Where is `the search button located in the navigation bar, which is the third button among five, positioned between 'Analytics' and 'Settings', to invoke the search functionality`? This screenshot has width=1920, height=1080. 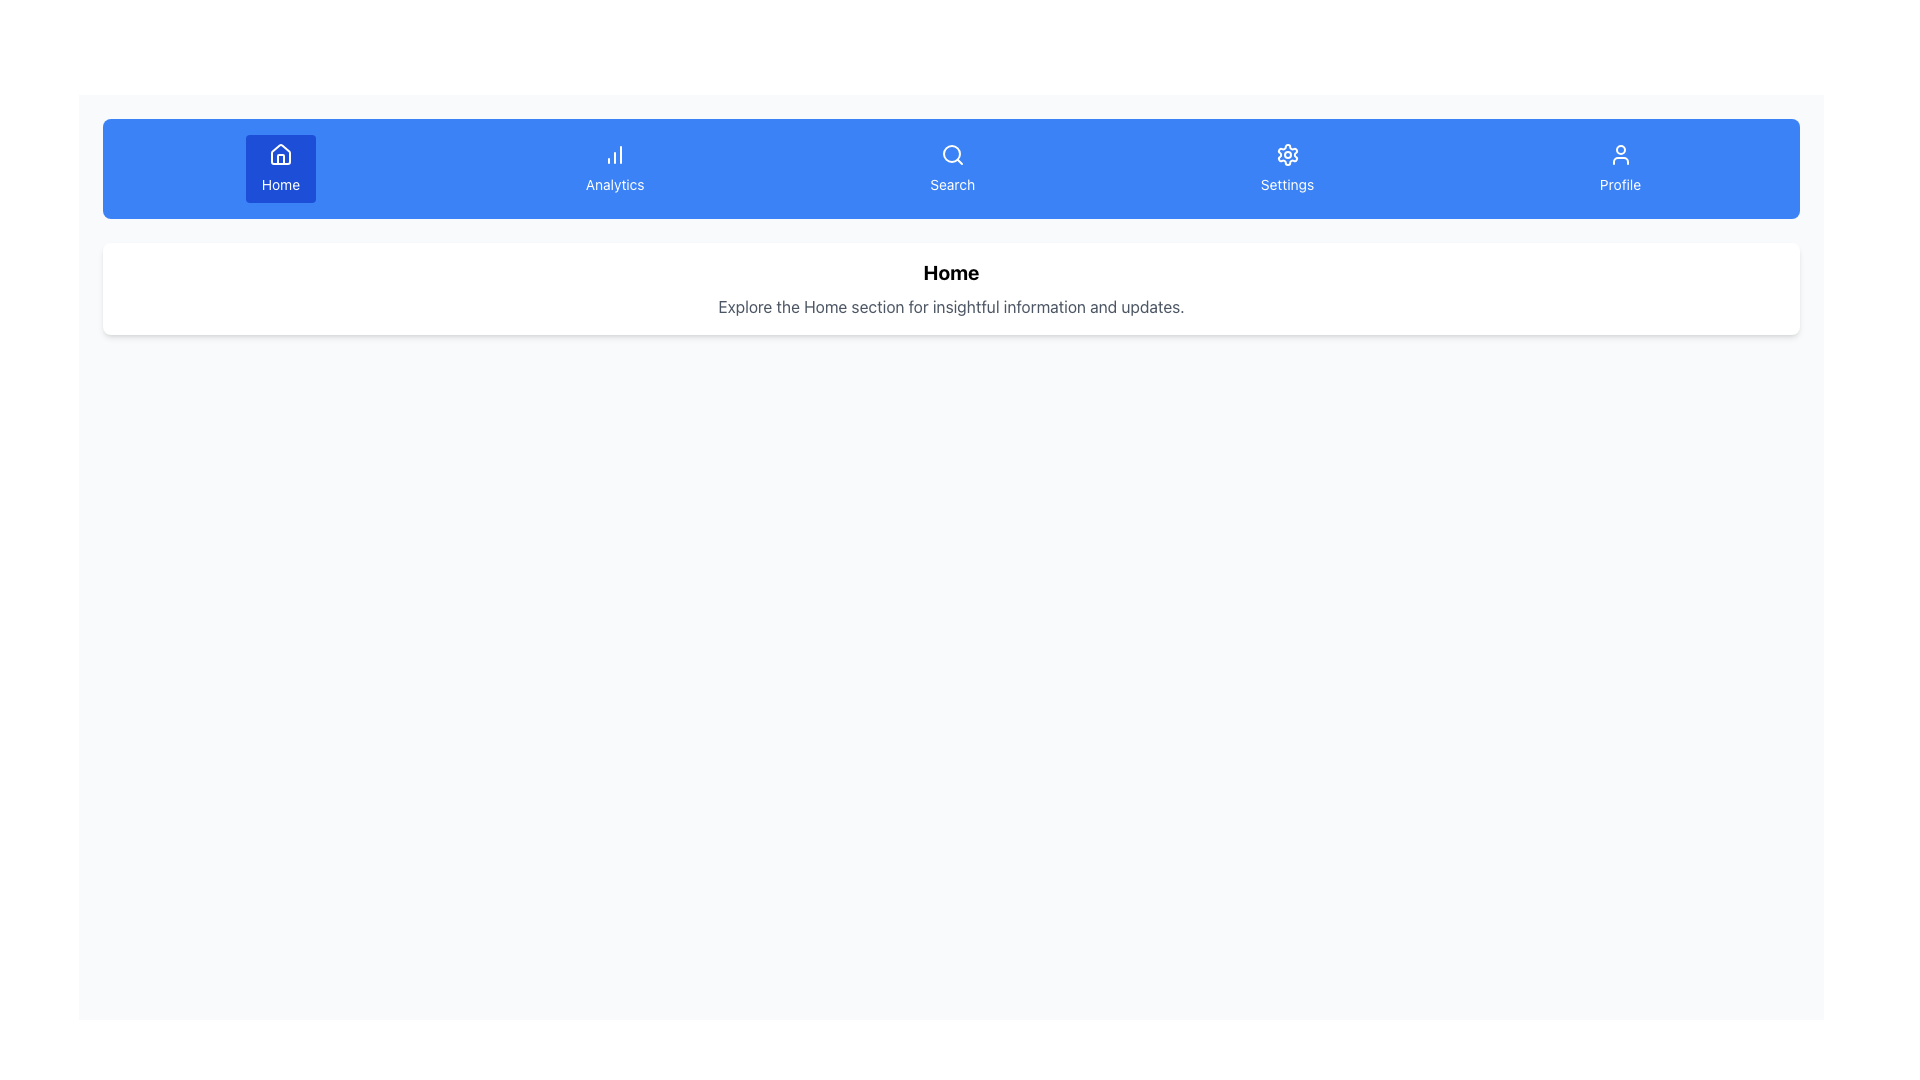 the search button located in the navigation bar, which is the third button among five, positioned between 'Analytics' and 'Settings', to invoke the search functionality is located at coordinates (951, 168).